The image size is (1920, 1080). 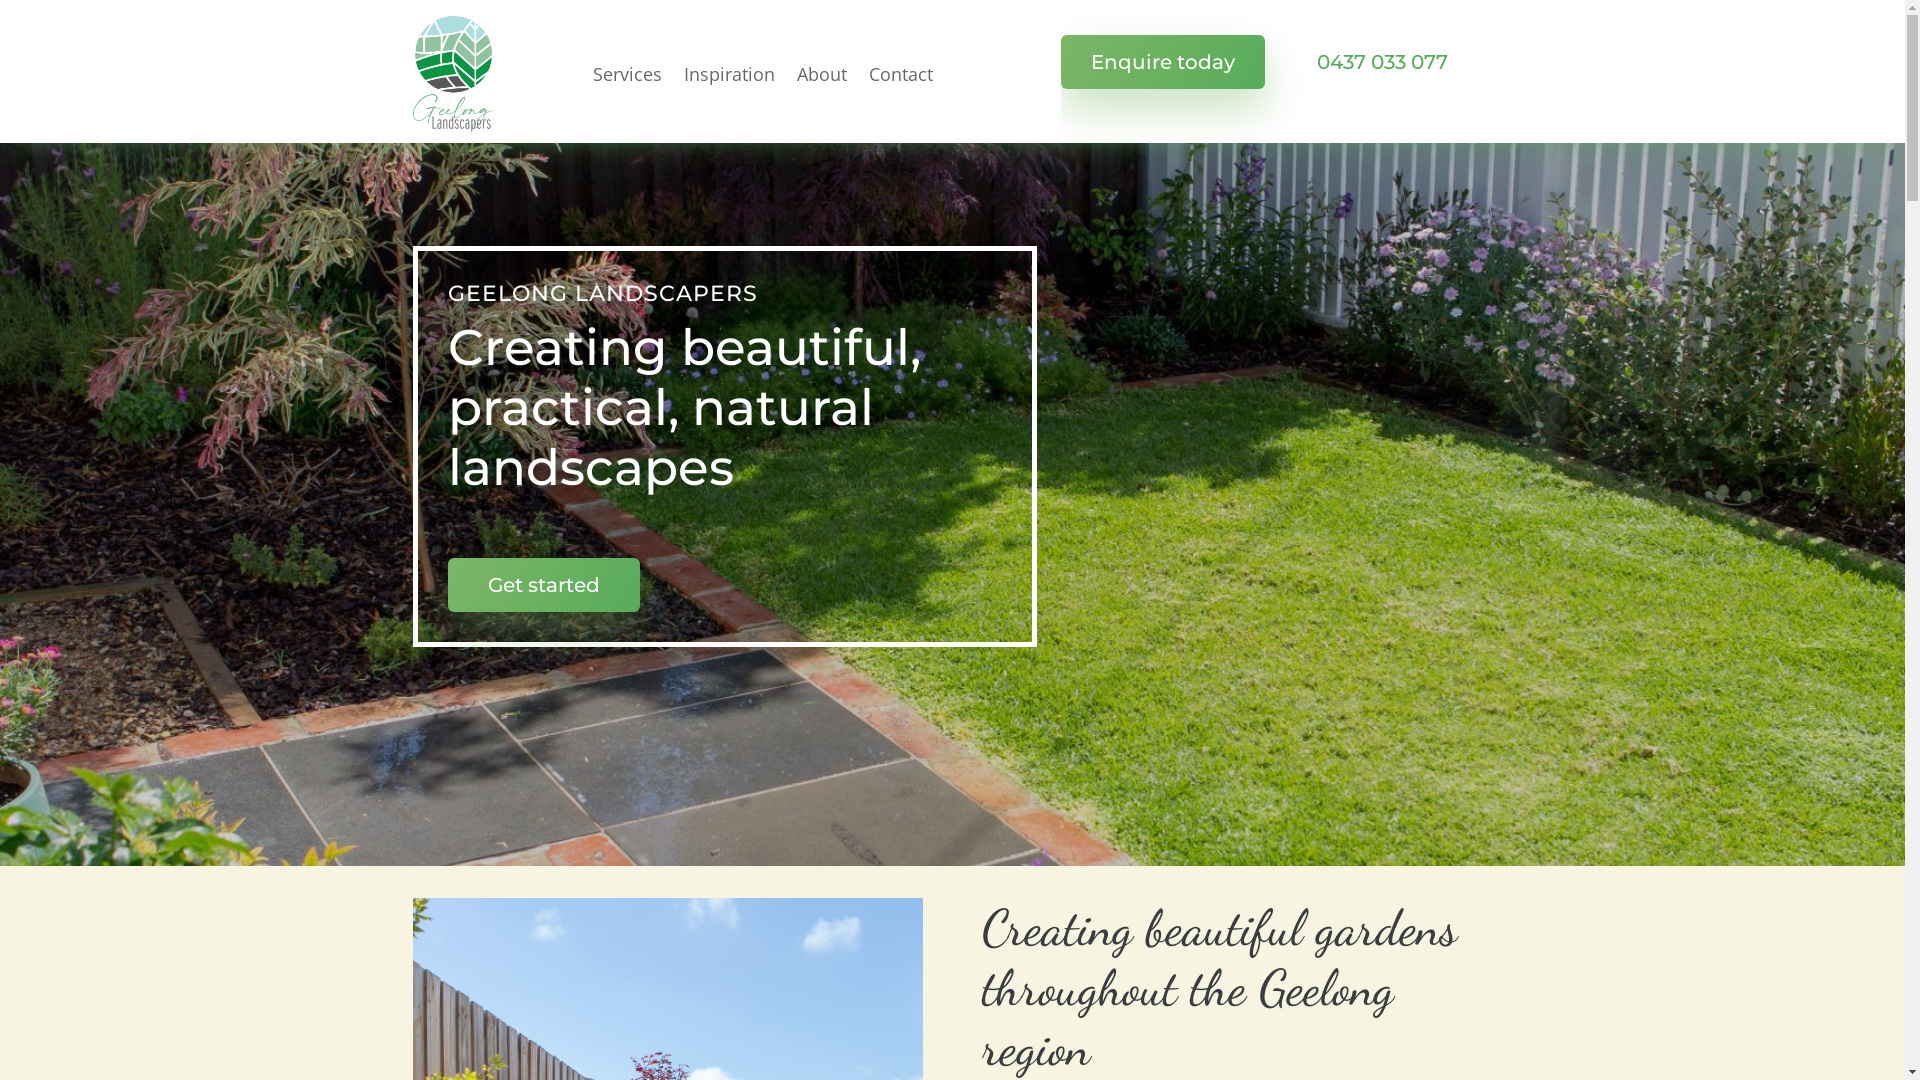 I want to click on 'About', so click(x=820, y=72).